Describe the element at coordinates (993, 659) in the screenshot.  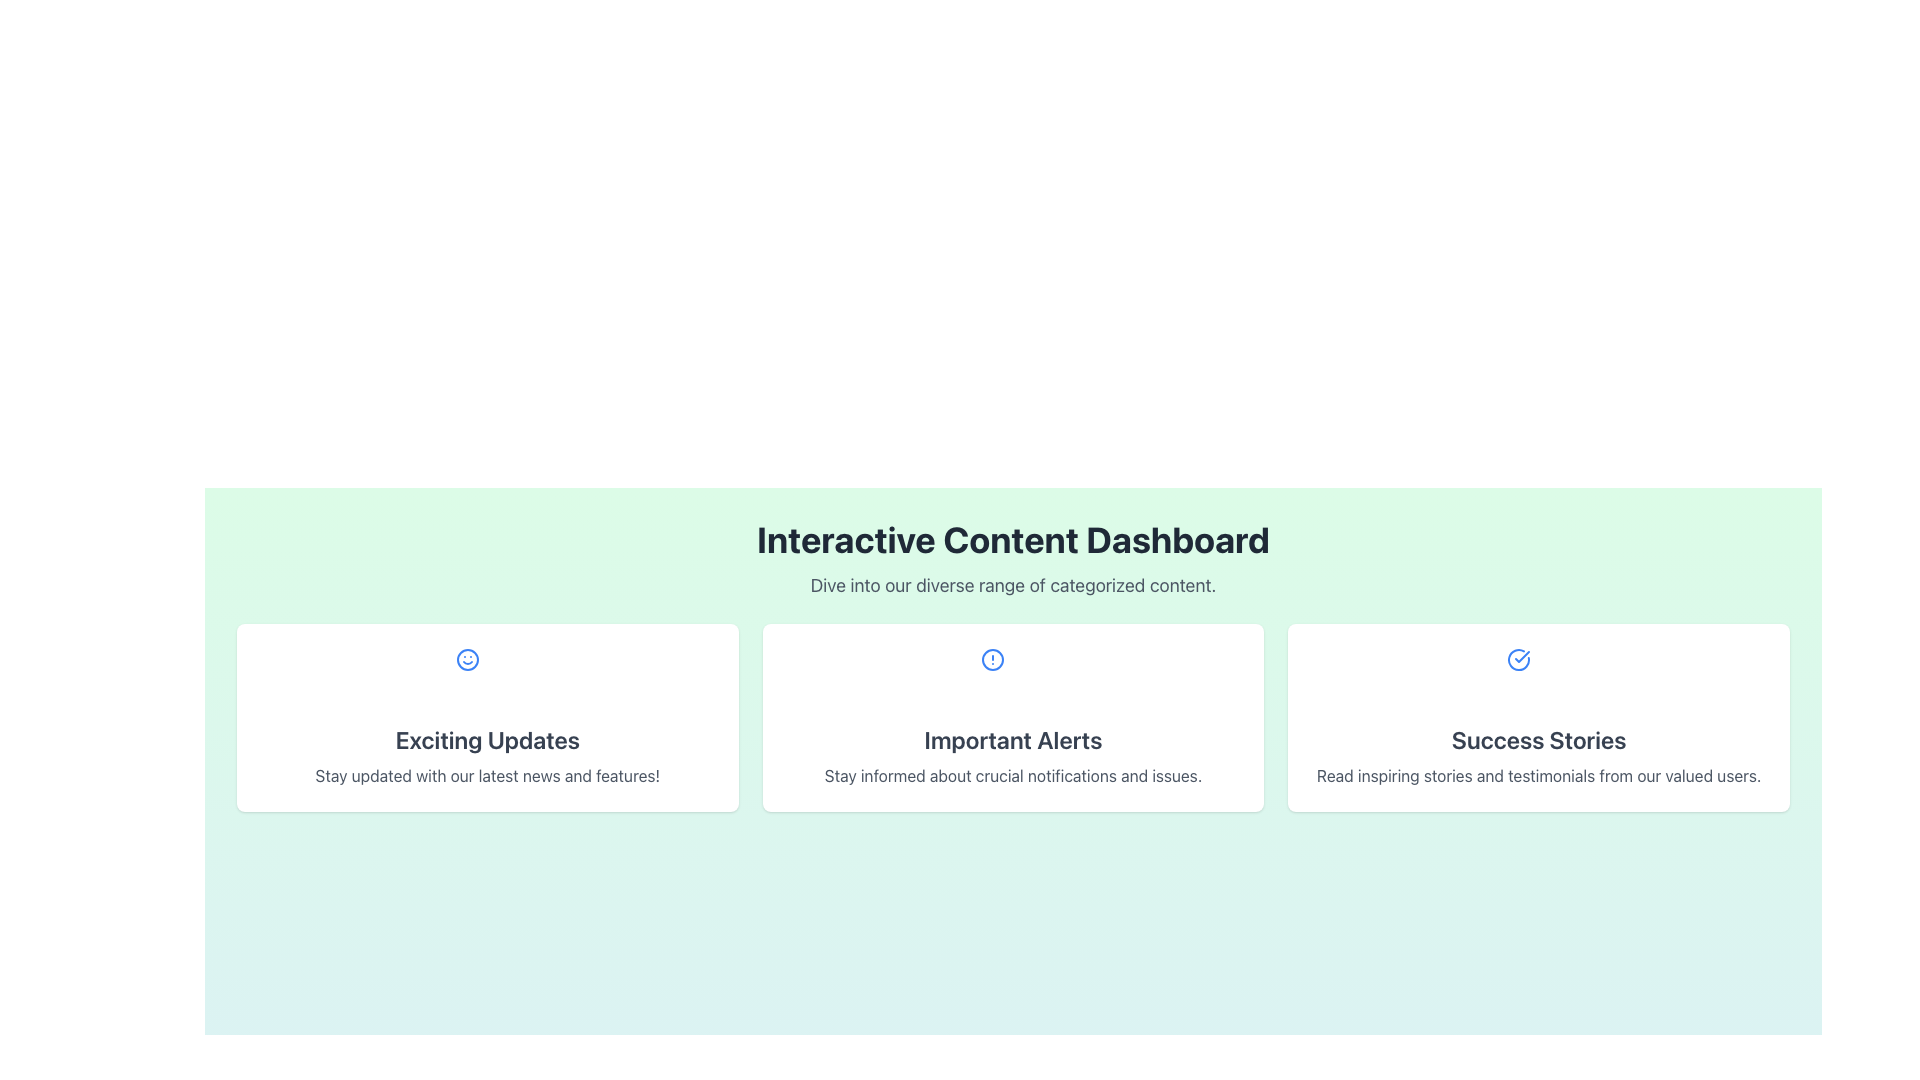
I see `the alert icon located in the center of the second card titled 'Important Alerts' in the 'Interactive Content Dashboard'` at that location.